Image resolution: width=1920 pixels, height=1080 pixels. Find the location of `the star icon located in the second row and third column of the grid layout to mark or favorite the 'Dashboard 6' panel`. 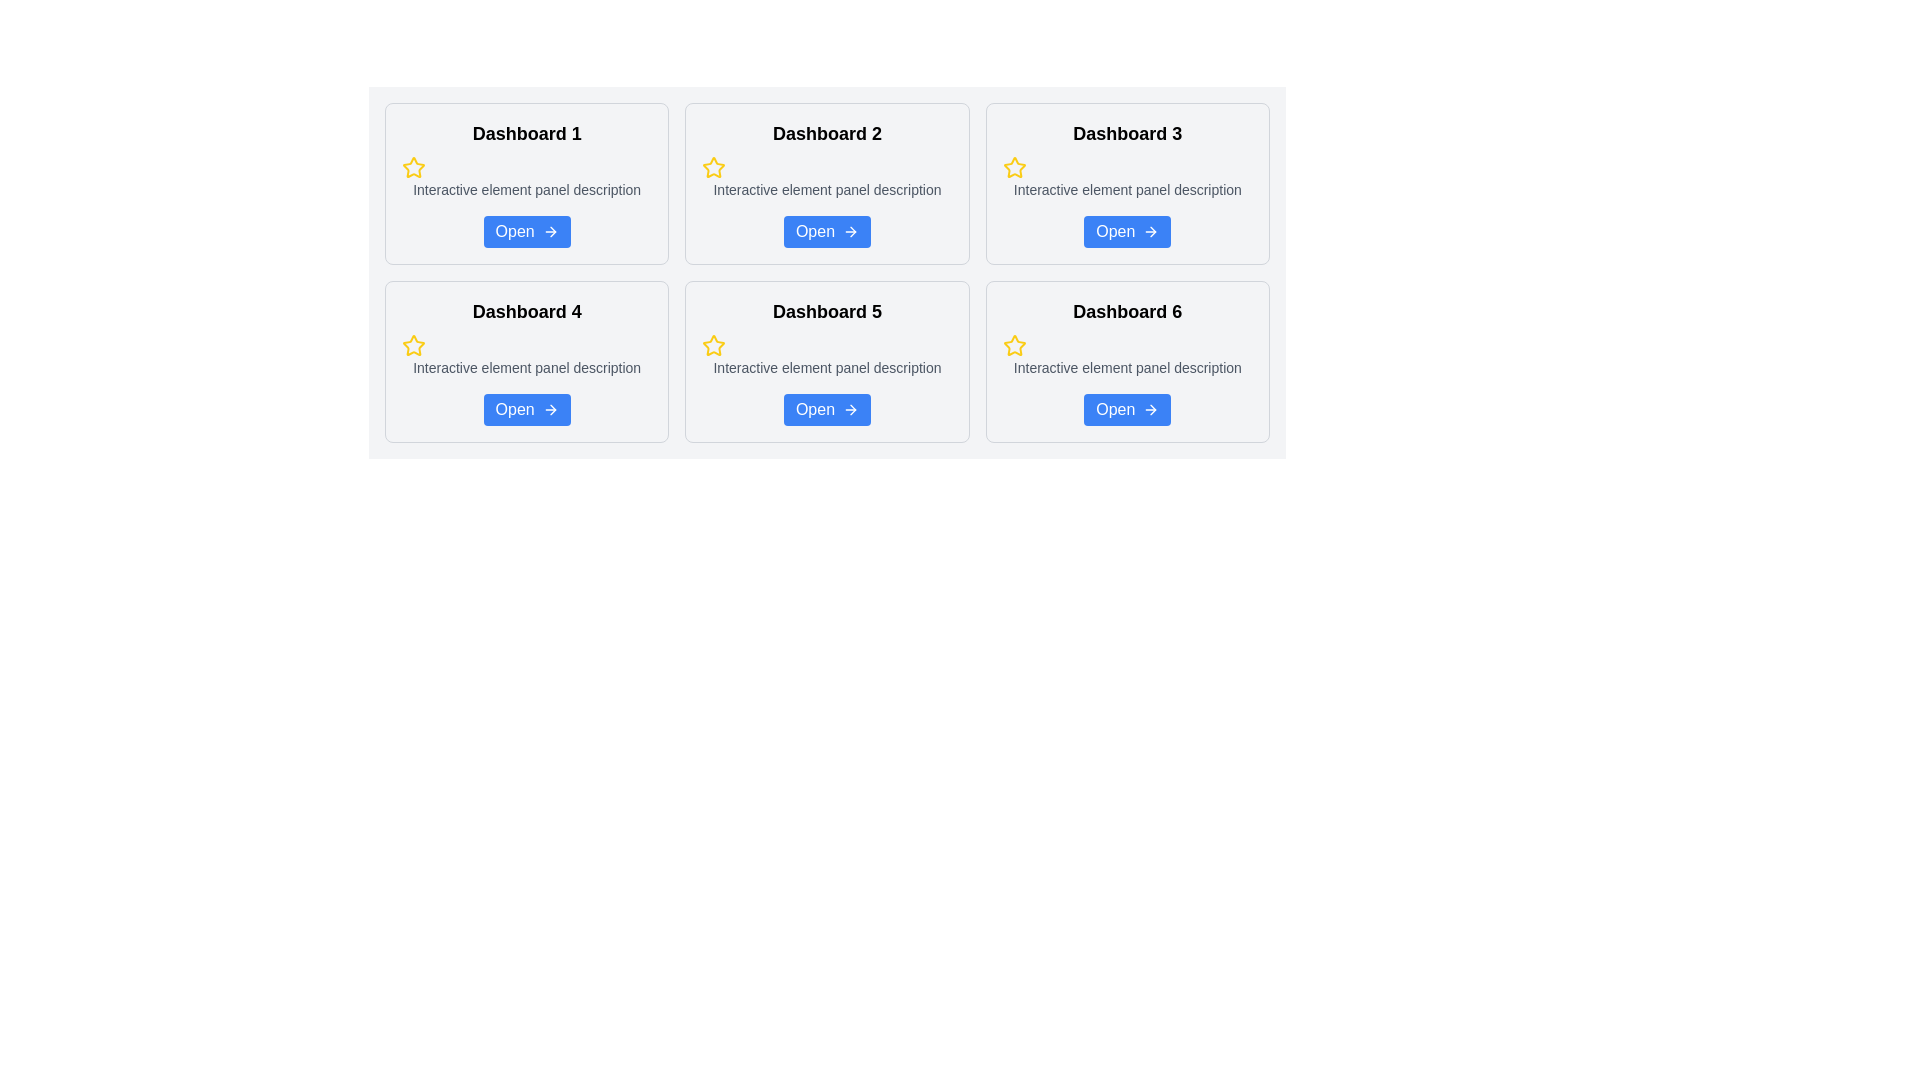

the star icon located in the second row and third column of the grid layout to mark or favorite the 'Dashboard 6' panel is located at coordinates (1014, 344).